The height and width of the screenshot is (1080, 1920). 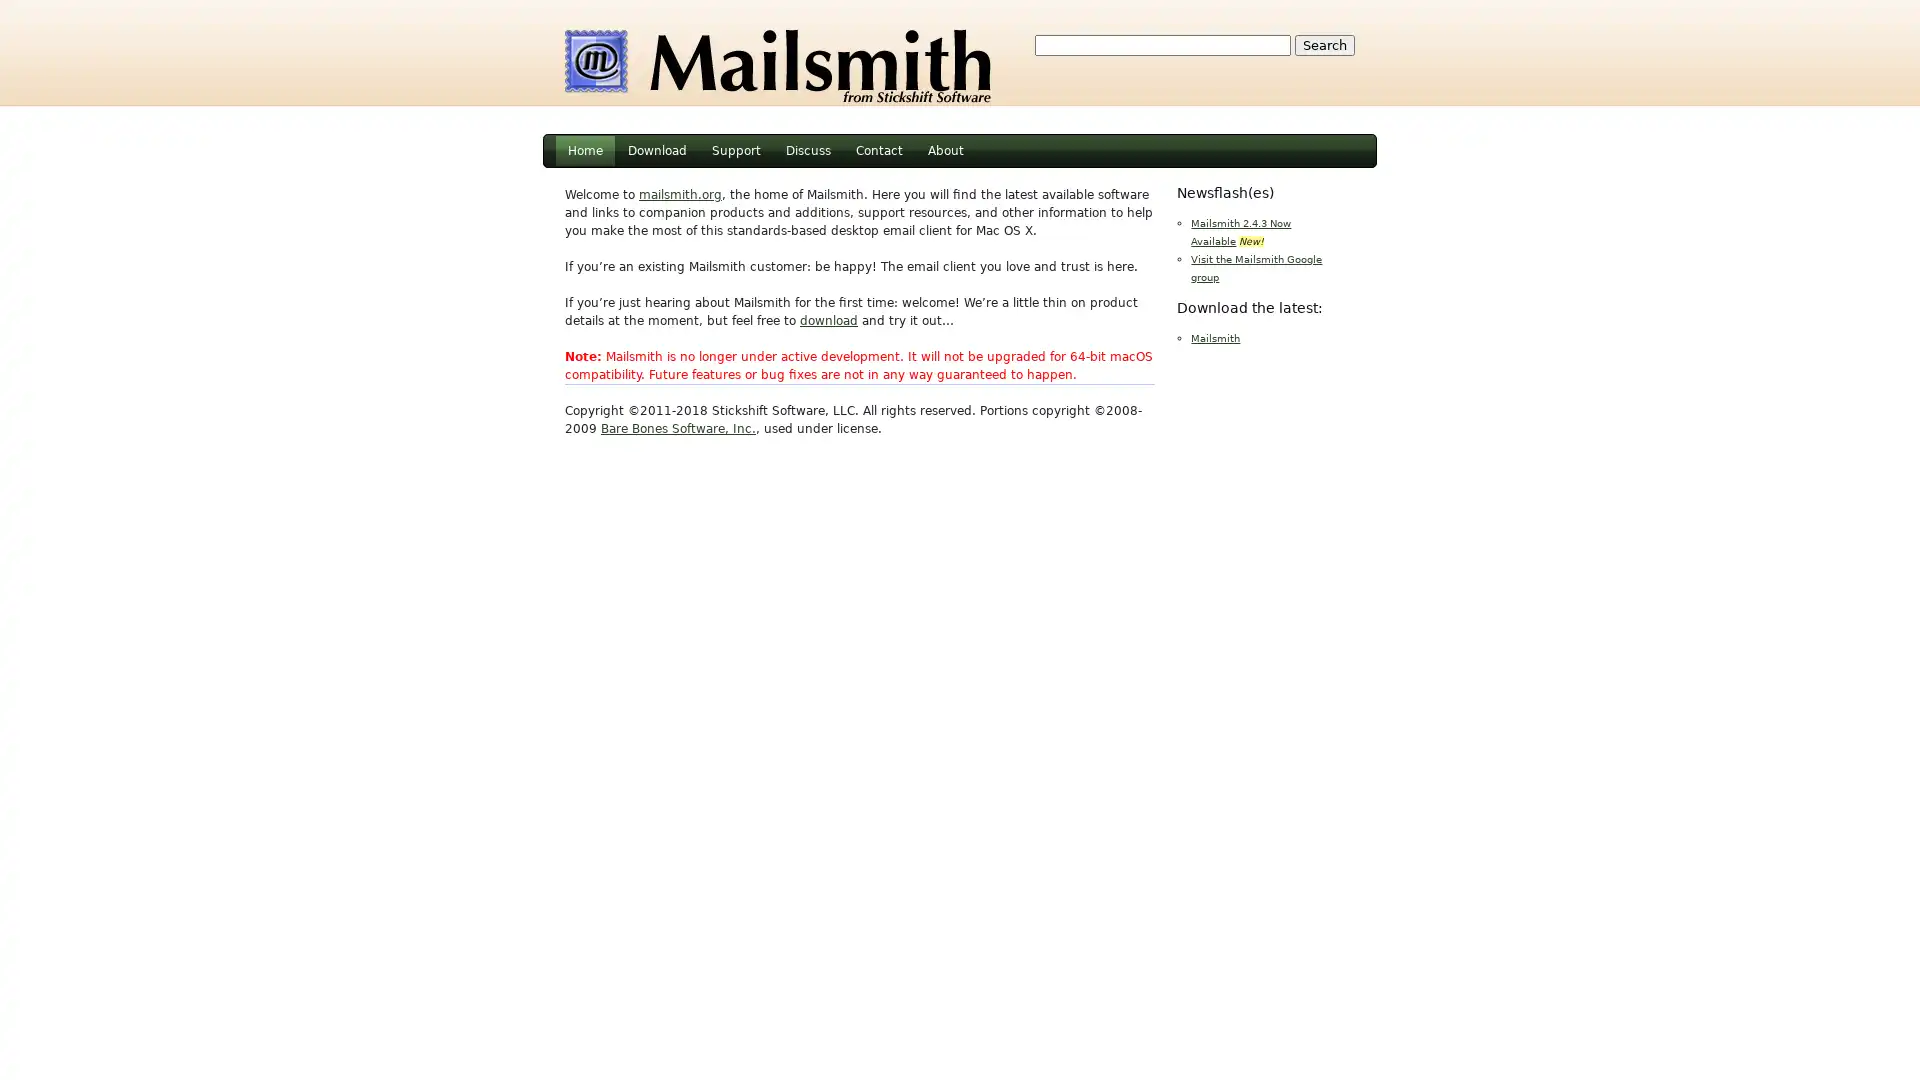 What do you see at coordinates (1324, 45) in the screenshot?
I see `Search` at bounding box center [1324, 45].